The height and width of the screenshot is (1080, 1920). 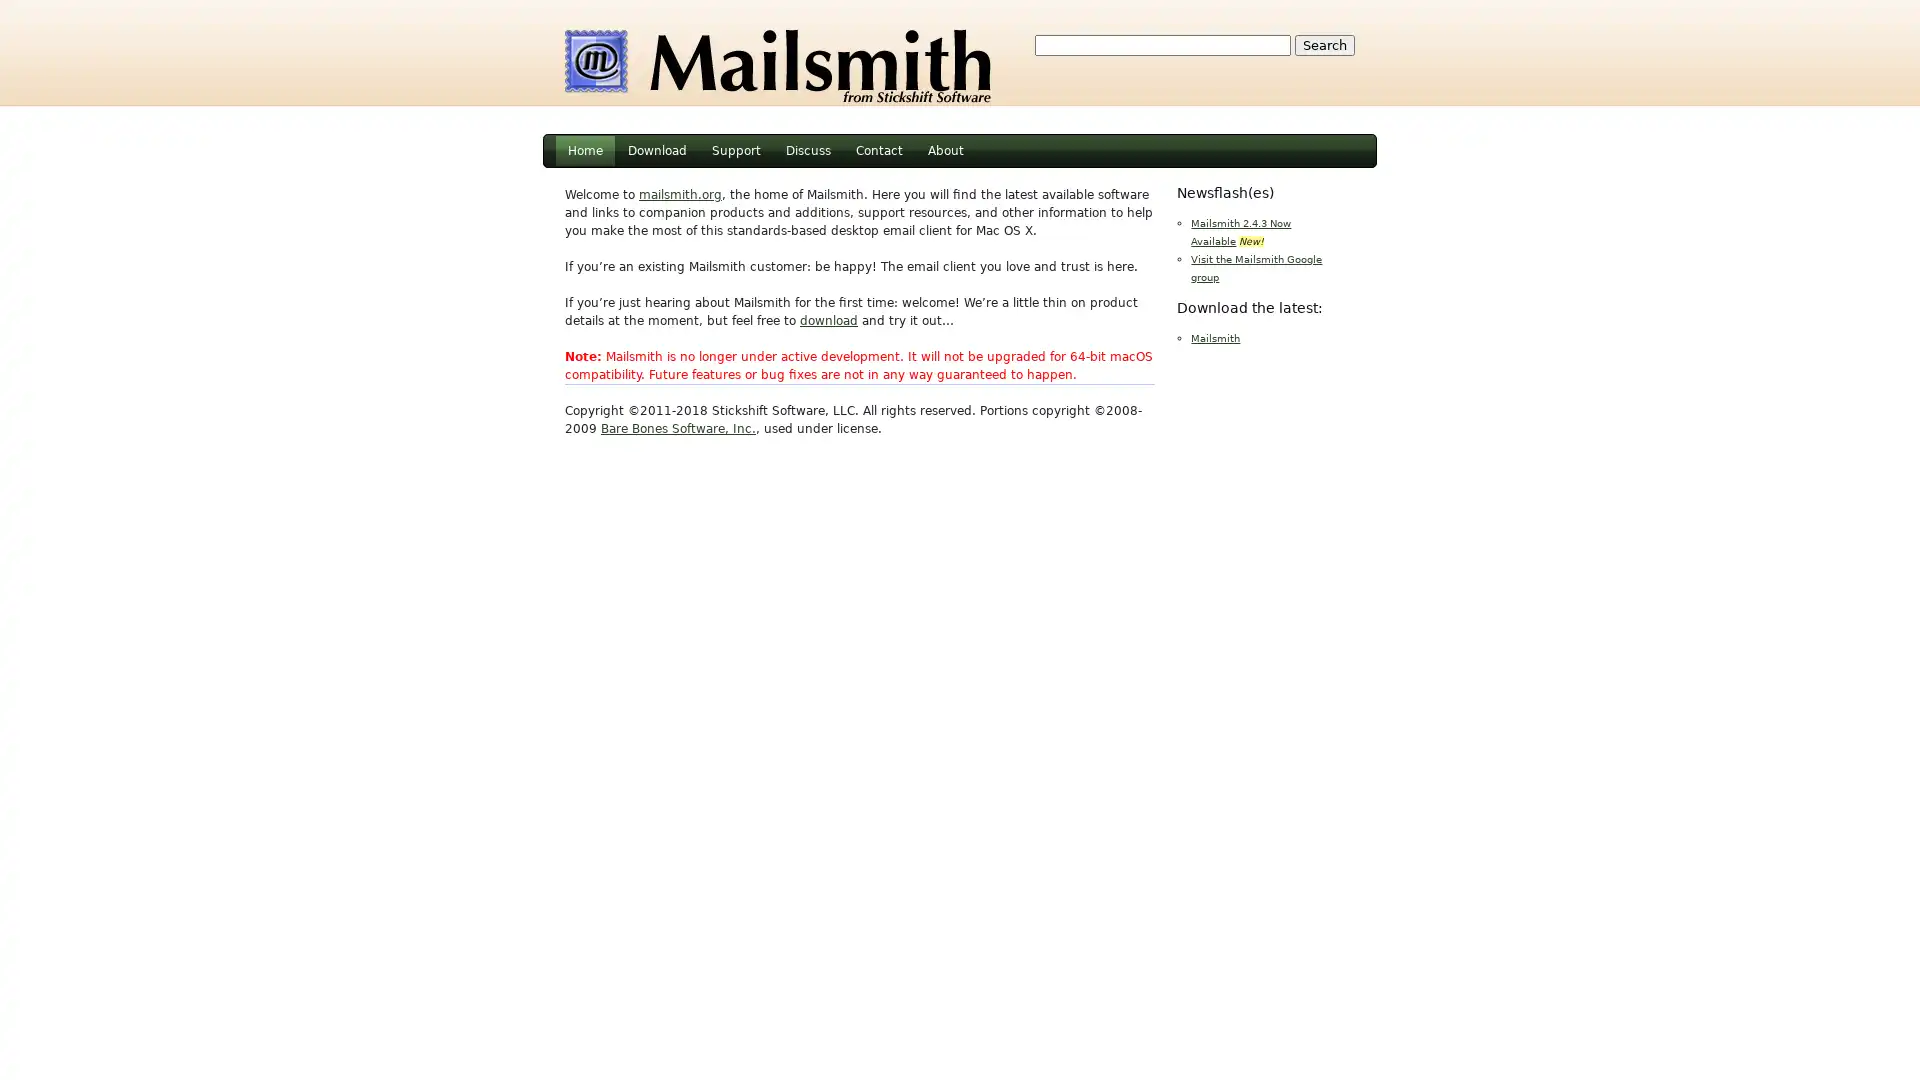 What do you see at coordinates (1324, 45) in the screenshot?
I see `Search` at bounding box center [1324, 45].